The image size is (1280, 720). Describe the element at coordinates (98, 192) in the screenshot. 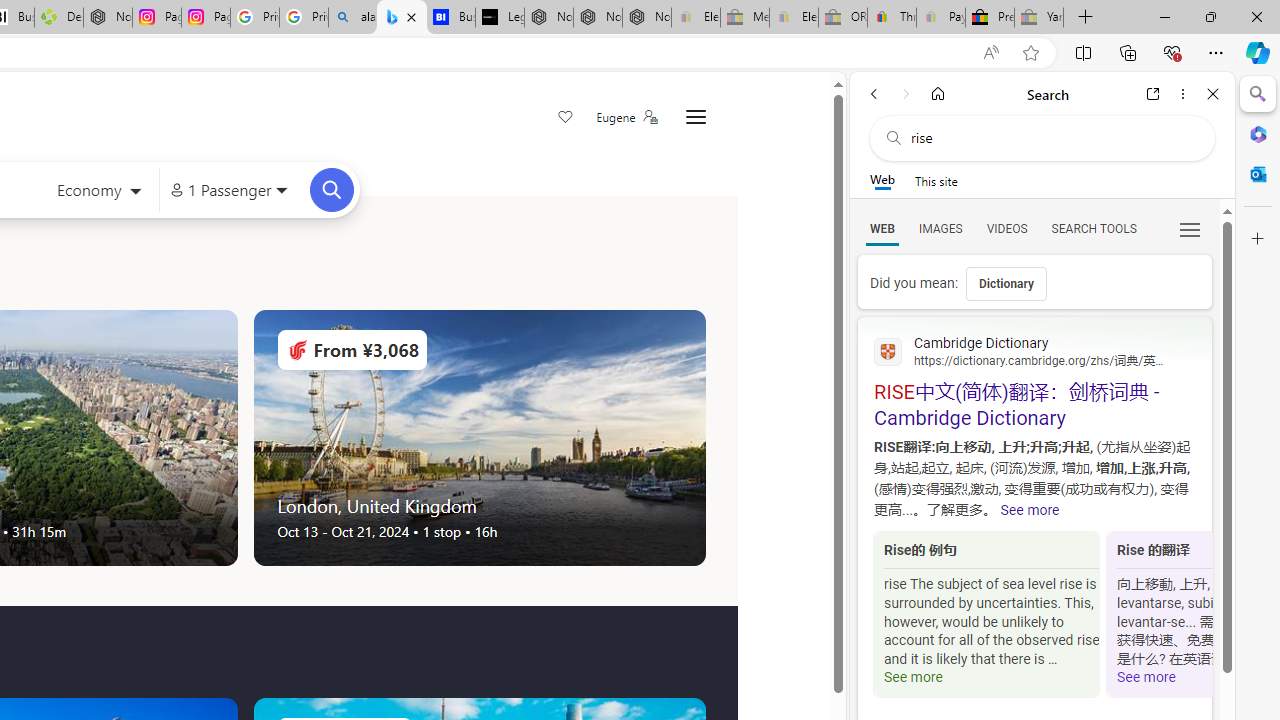

I see `'Select class of service'` at that location.